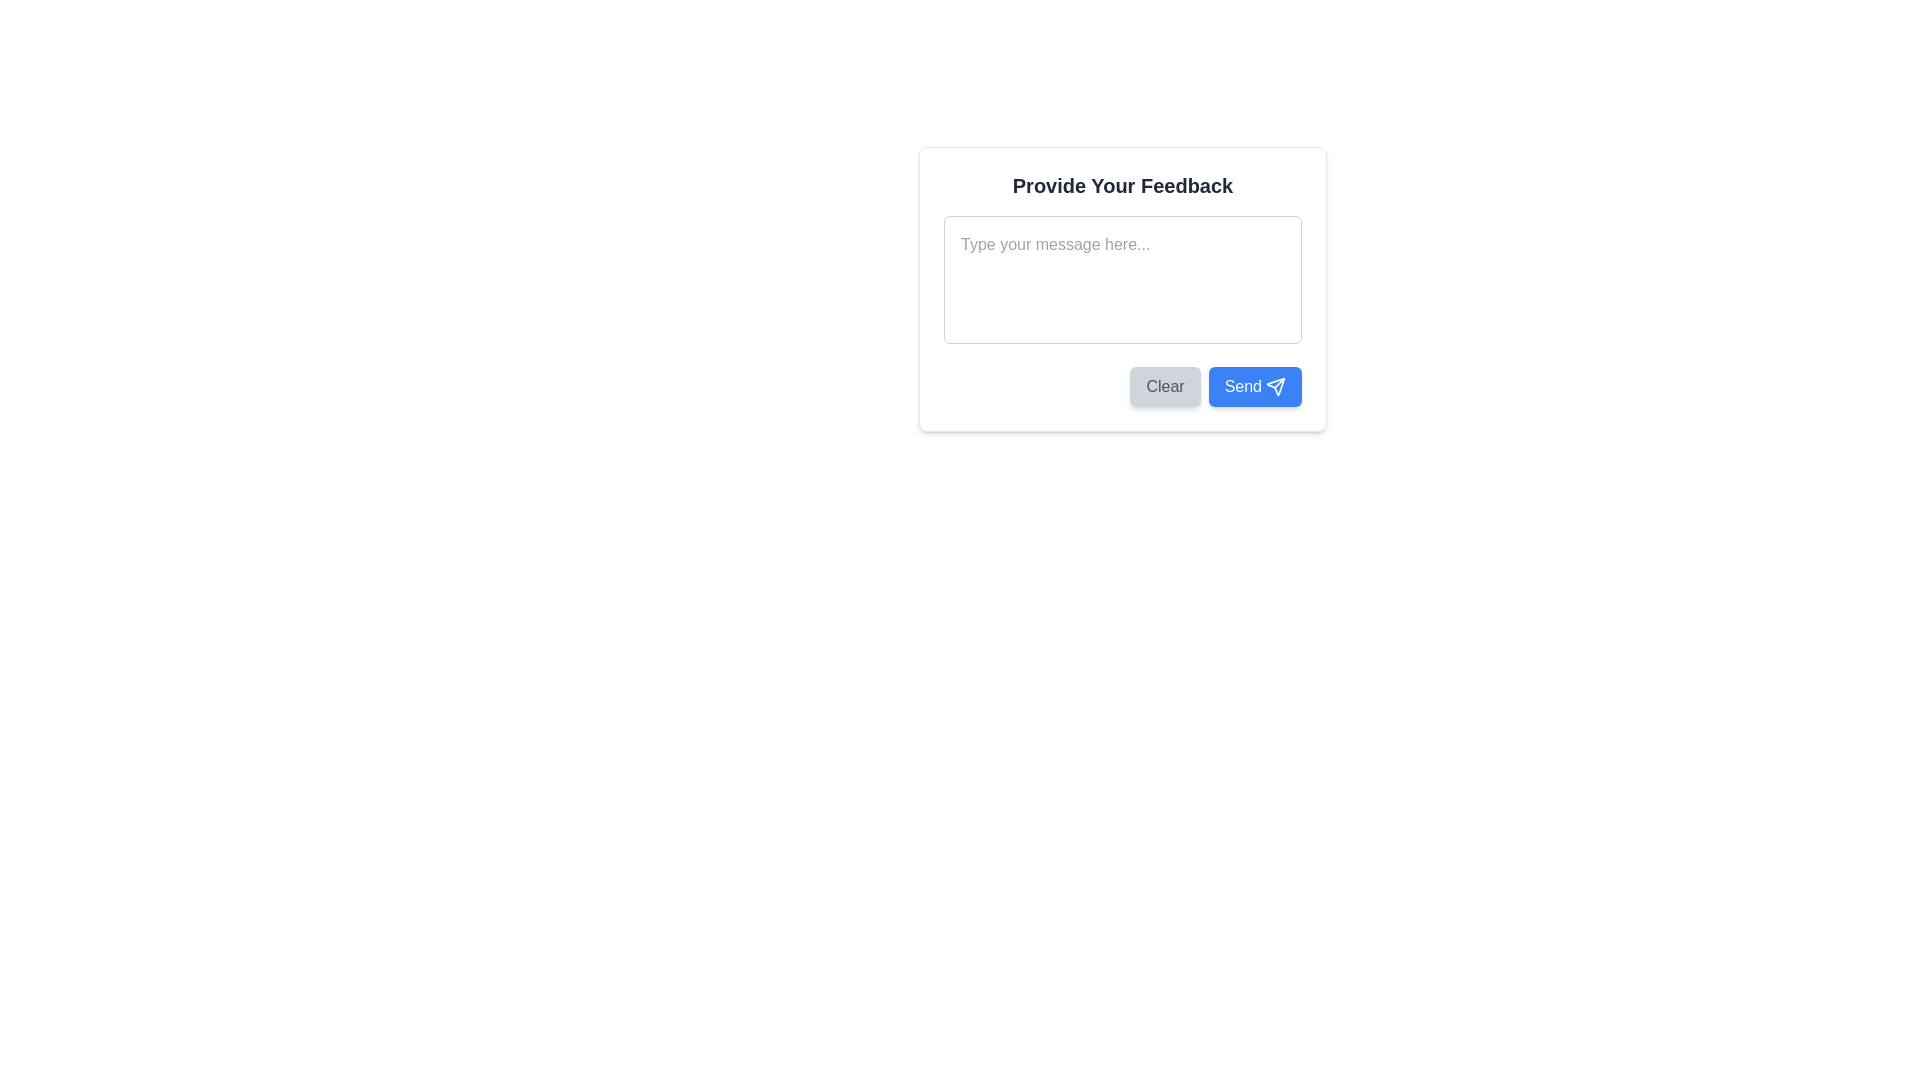 Image resolution: width=1920 pixels, height=1080 pixels. What do you see at coordinates (1278, 383) in the screenshot?
I see `the diagonal line segment styled as part of an SVG icon located on the right side of the feedback form's 'Send' button` at bounding box center [1278, 383].